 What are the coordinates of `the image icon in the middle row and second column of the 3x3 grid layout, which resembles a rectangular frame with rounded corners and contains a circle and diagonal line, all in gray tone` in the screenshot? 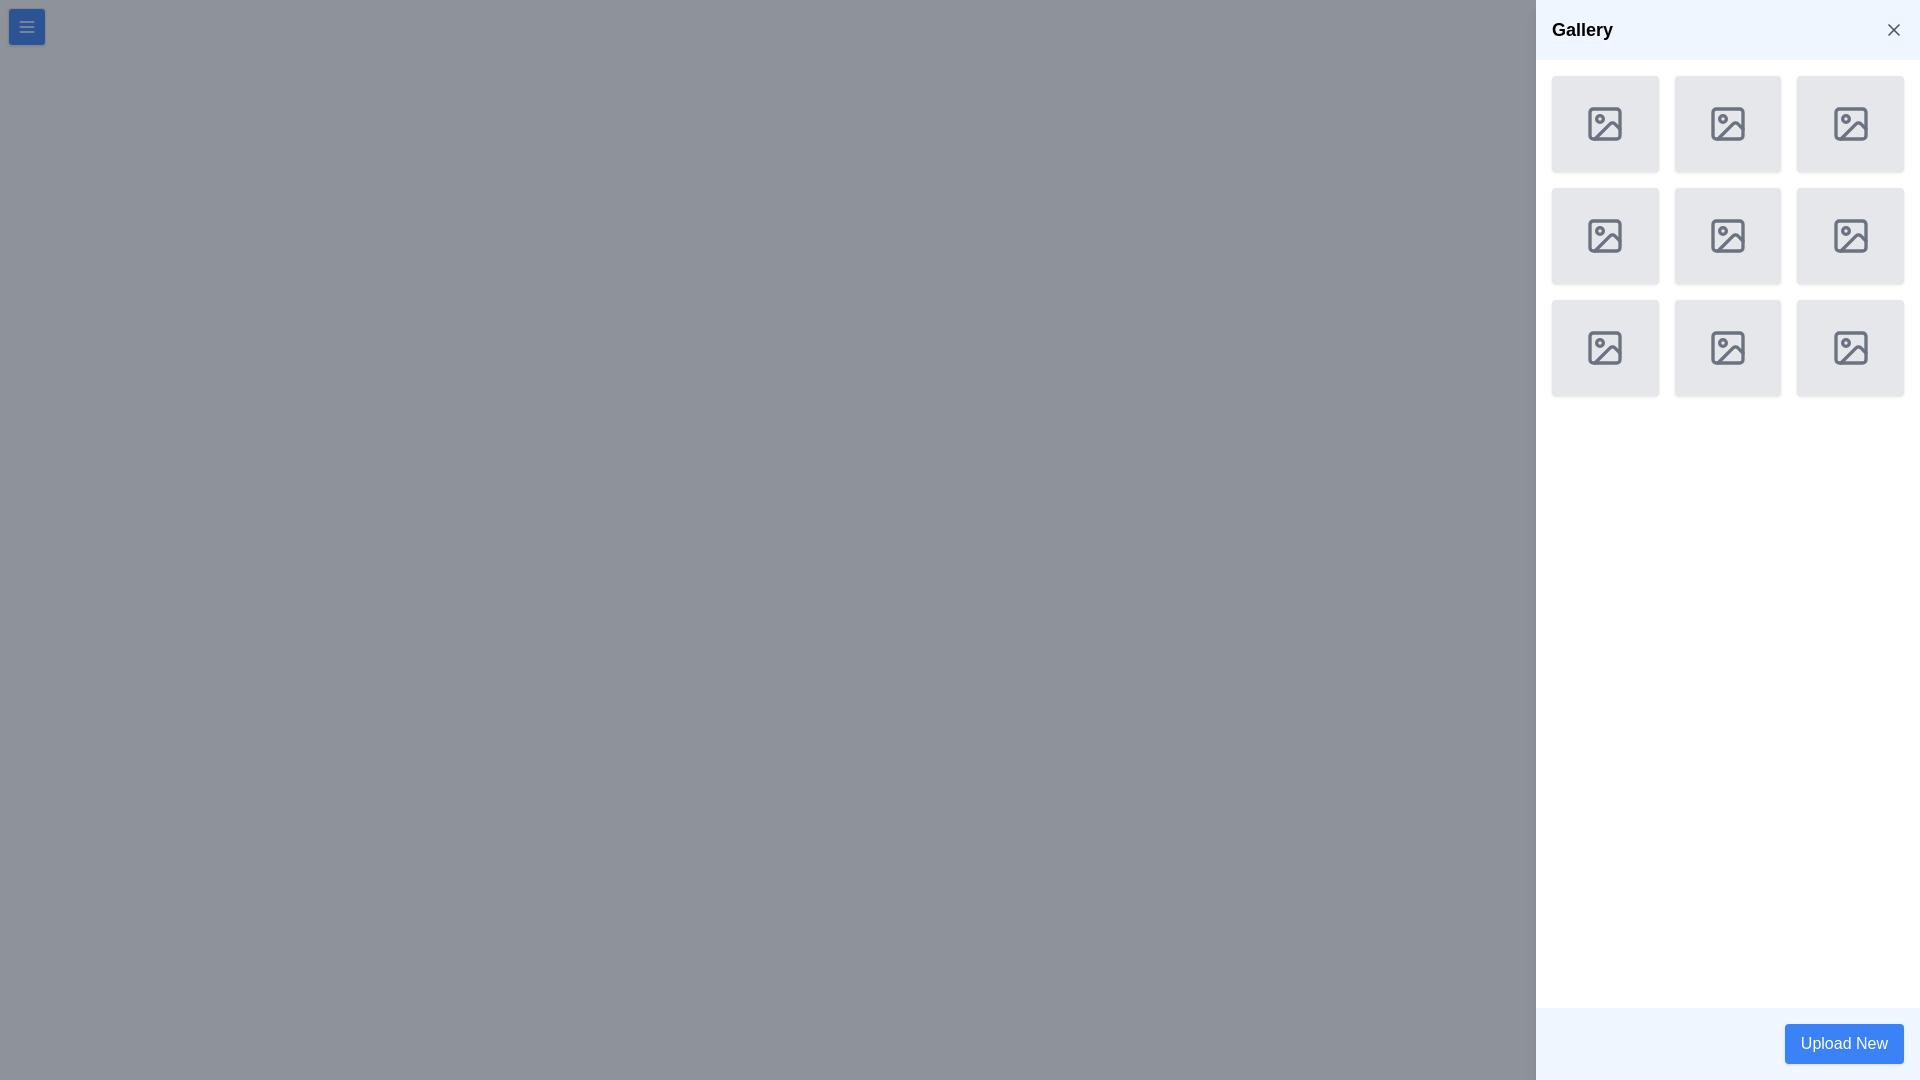 It's located at (1605, 234).